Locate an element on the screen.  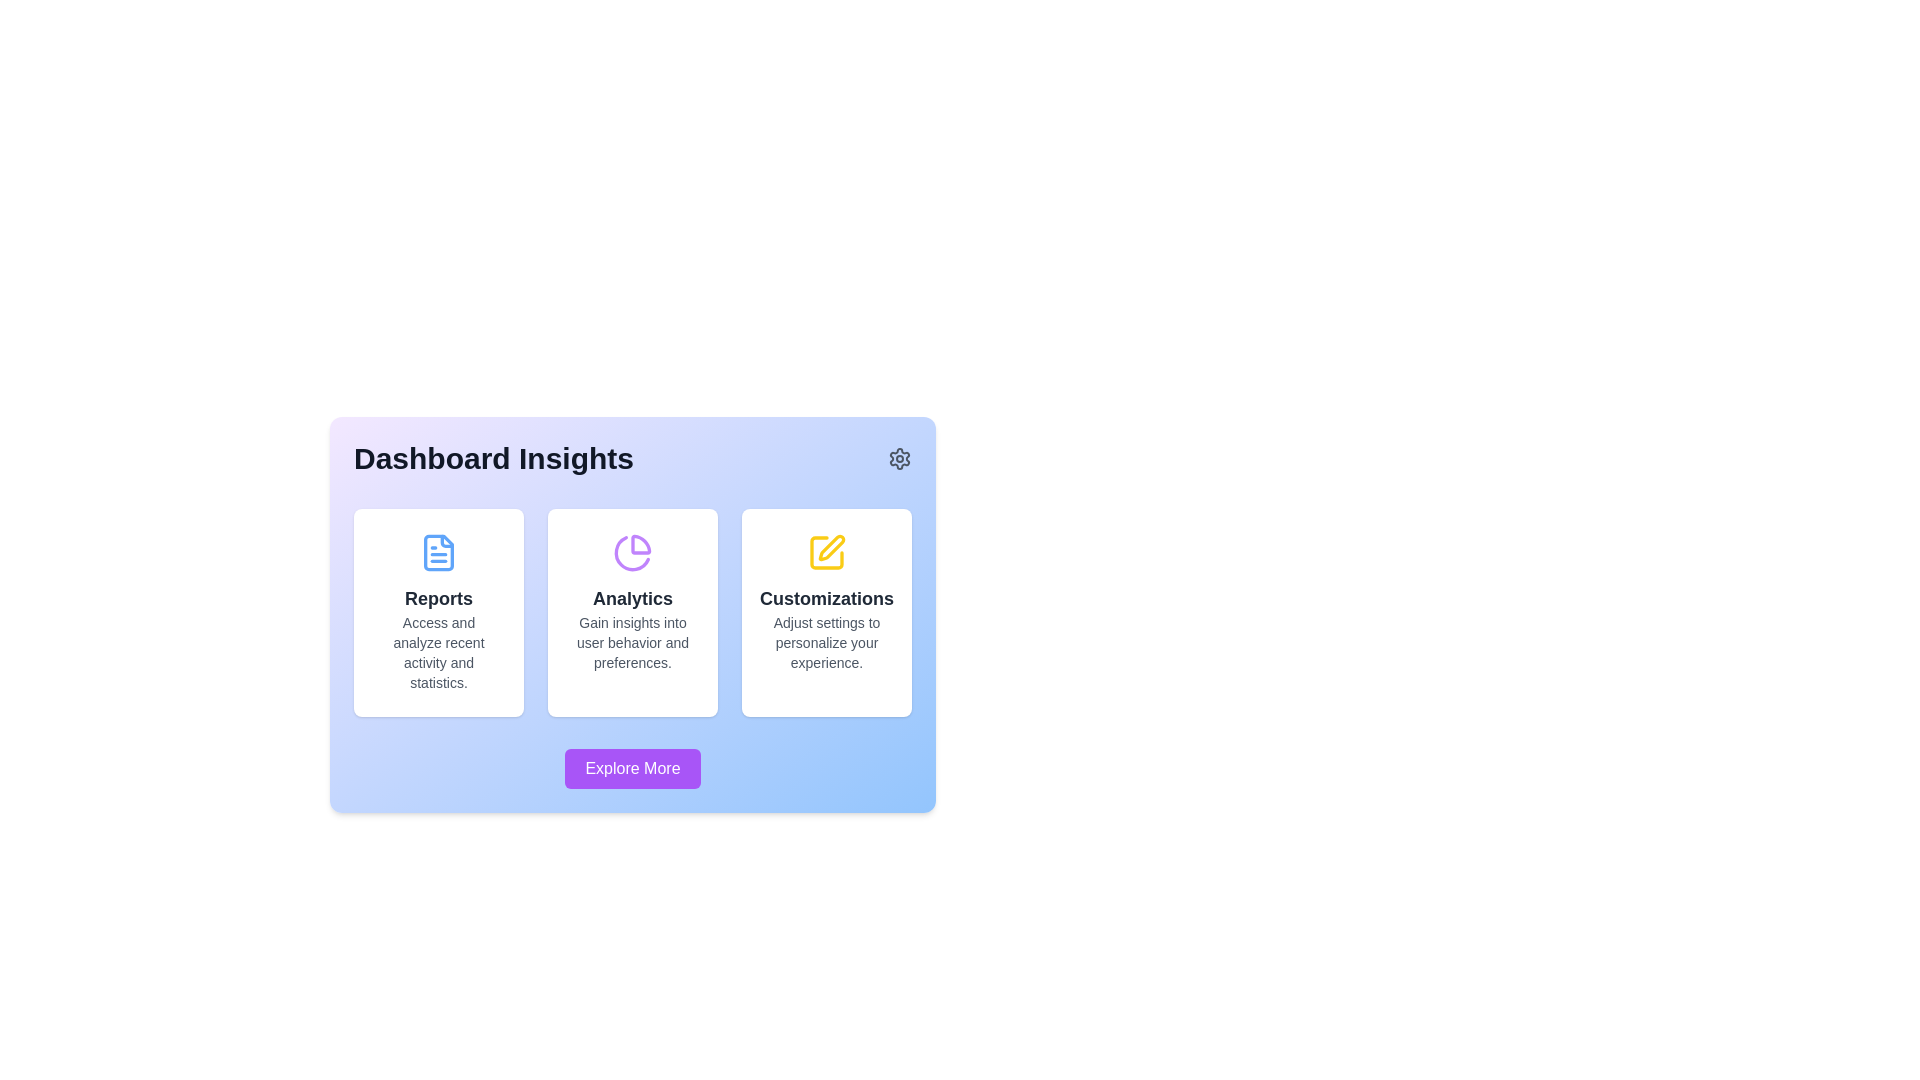
the 'Analytics' Card located in the middle of the three-column grid layout on the Dashboard Insights section is located at coordinates (632, 612).